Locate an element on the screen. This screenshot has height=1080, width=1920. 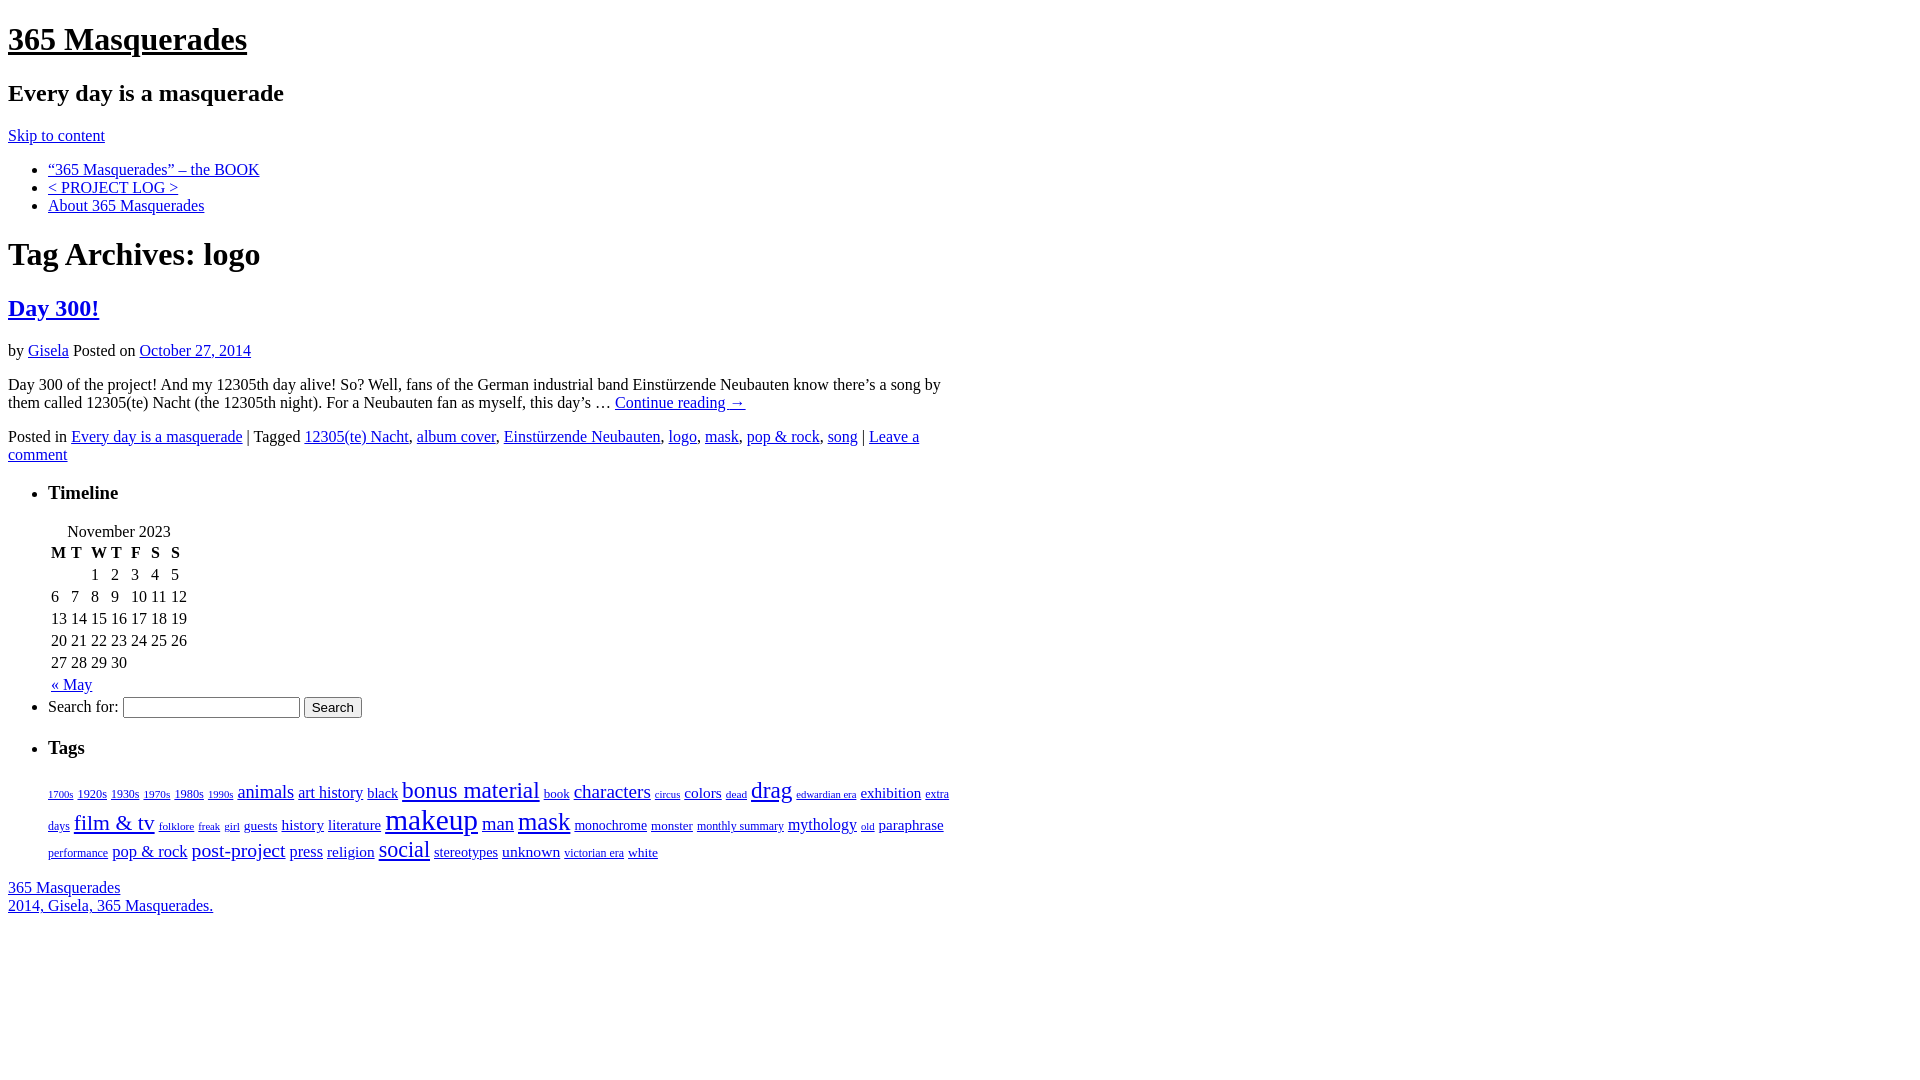
'365 Masquerades' is located at coordinates (126, 38).